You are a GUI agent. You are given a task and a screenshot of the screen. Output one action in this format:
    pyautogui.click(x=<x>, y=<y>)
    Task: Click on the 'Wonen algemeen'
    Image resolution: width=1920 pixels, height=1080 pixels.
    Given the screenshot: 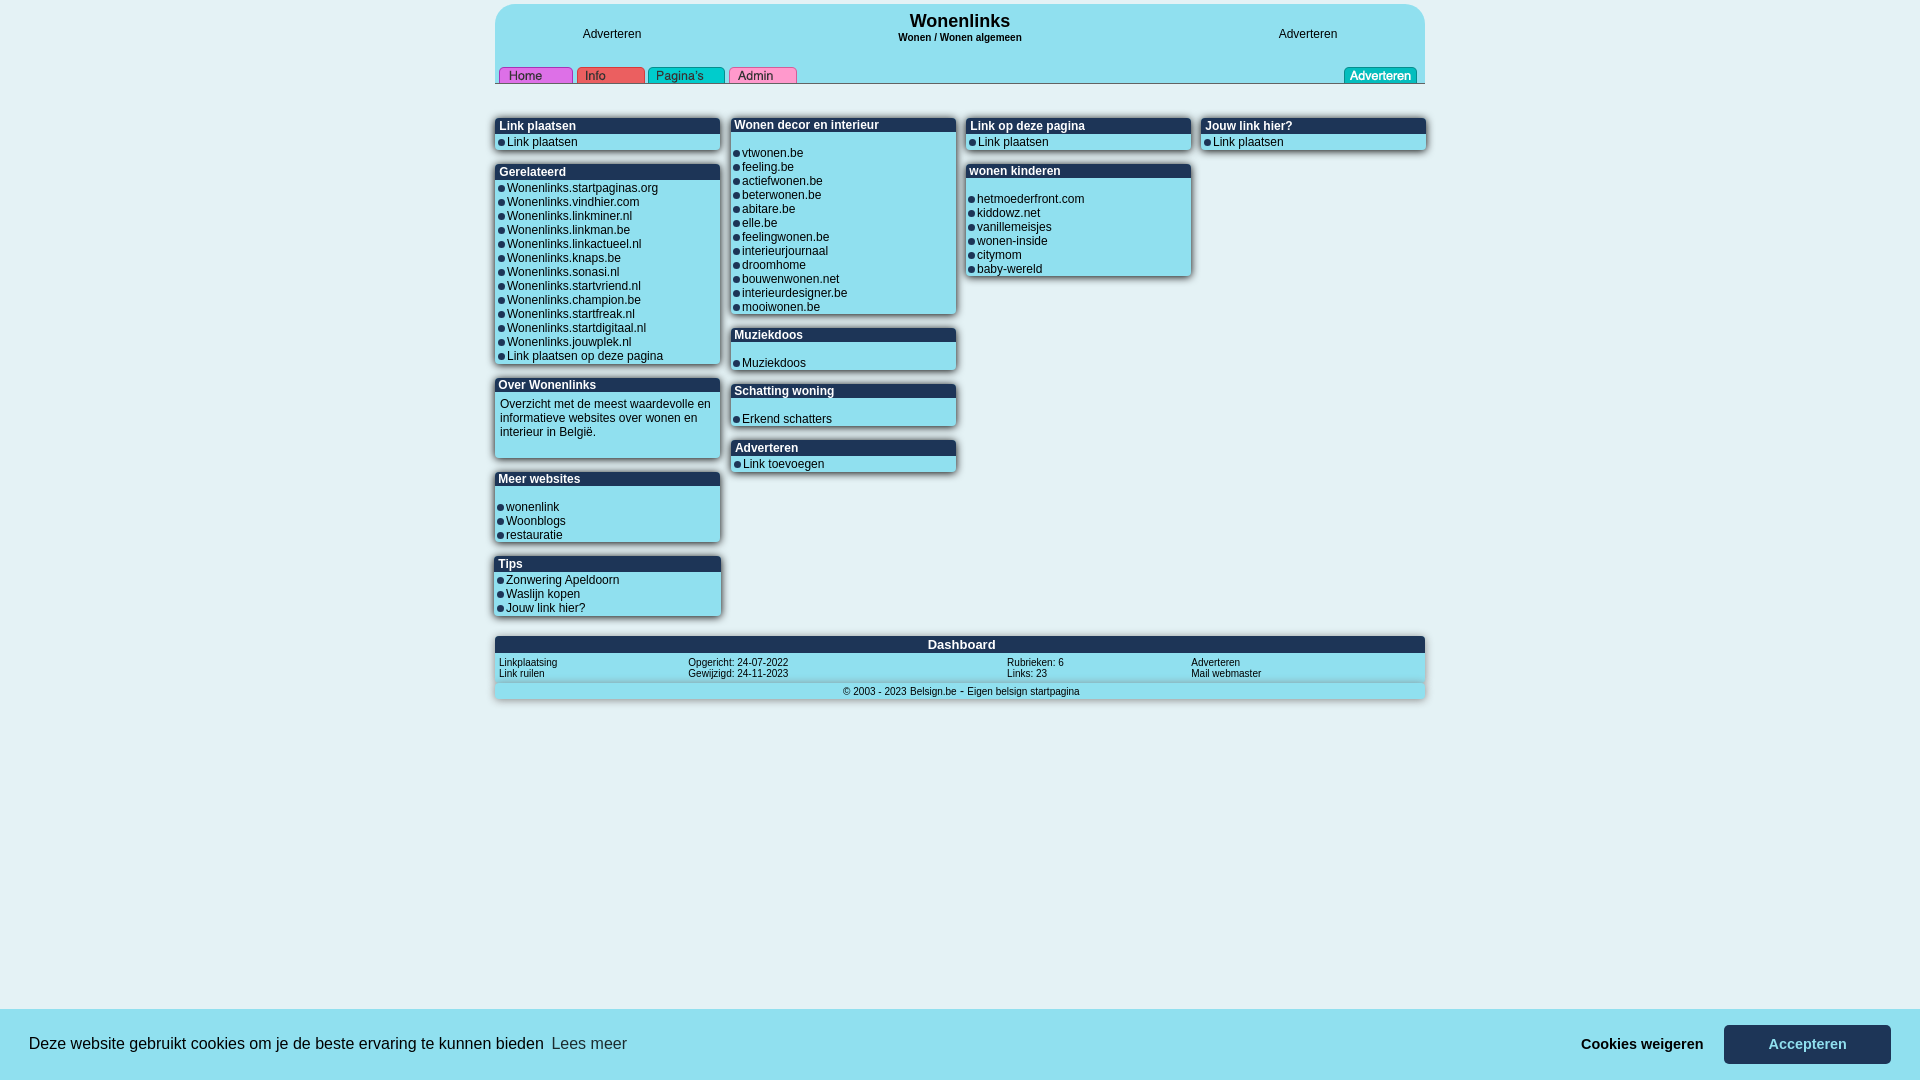 What is the action you would take?
    pyautogui.click(x=939, y=37)
    